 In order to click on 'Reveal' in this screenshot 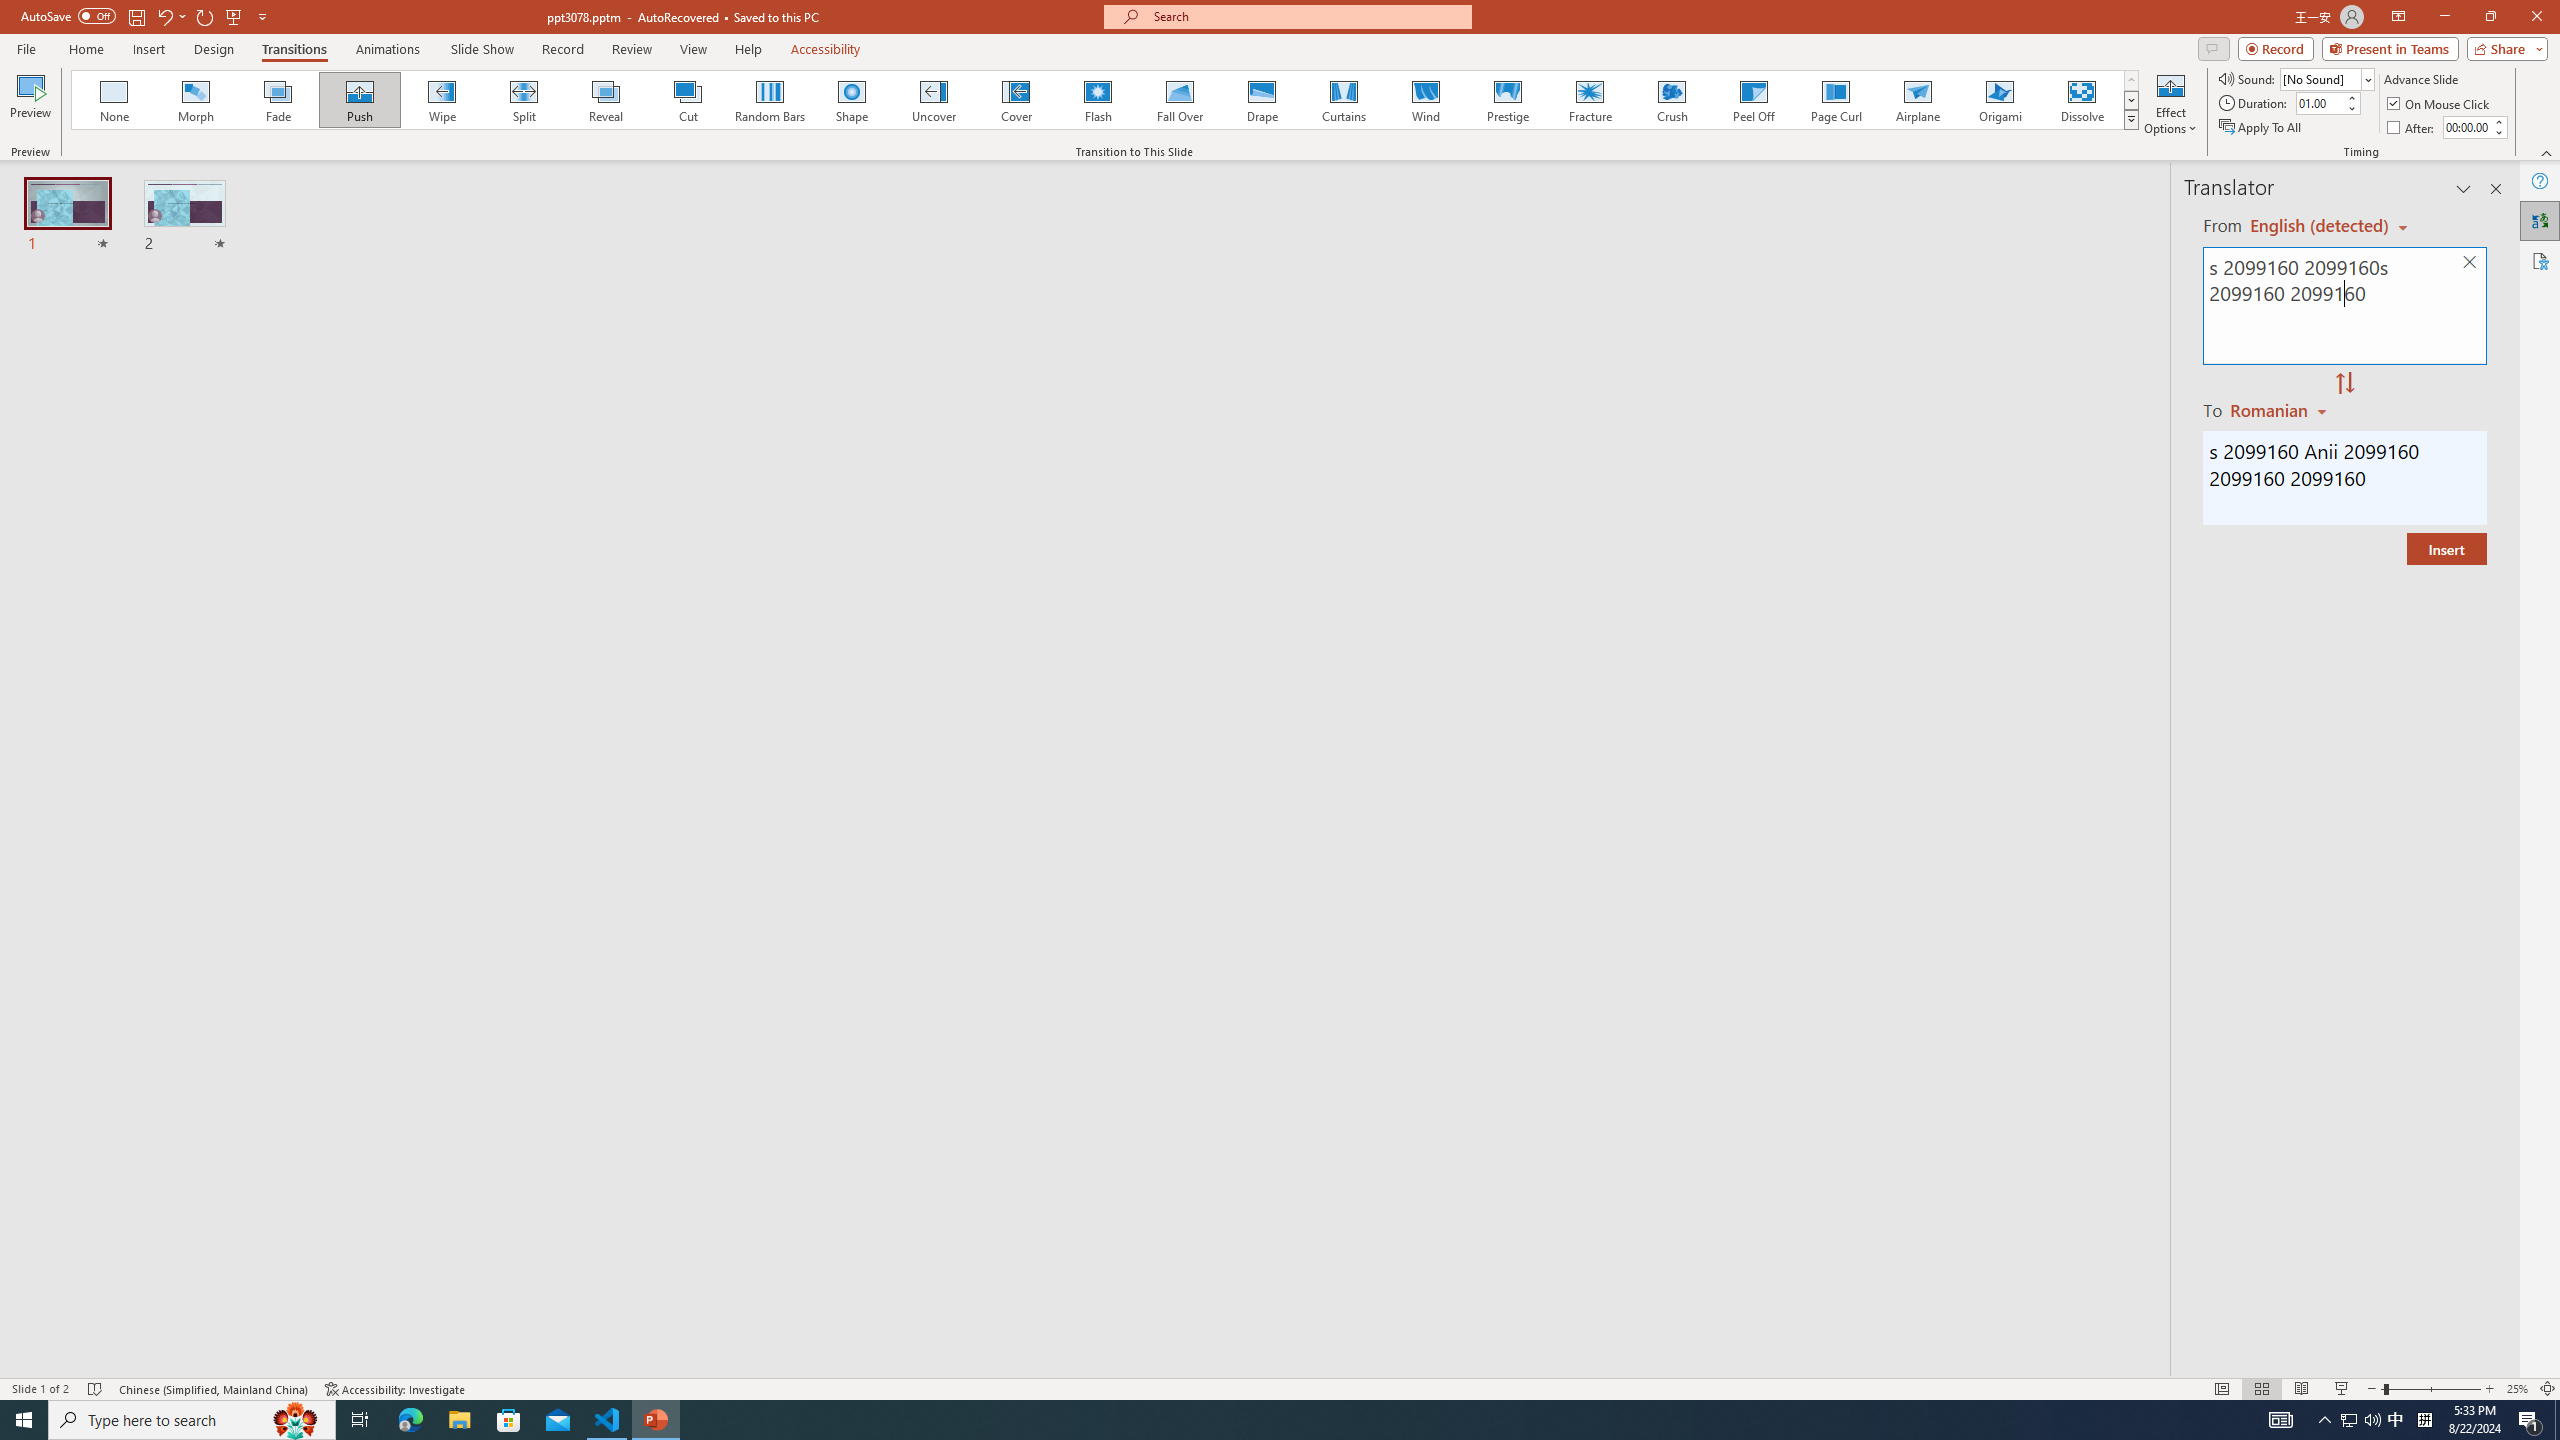, I will do `click(606, 99)`.